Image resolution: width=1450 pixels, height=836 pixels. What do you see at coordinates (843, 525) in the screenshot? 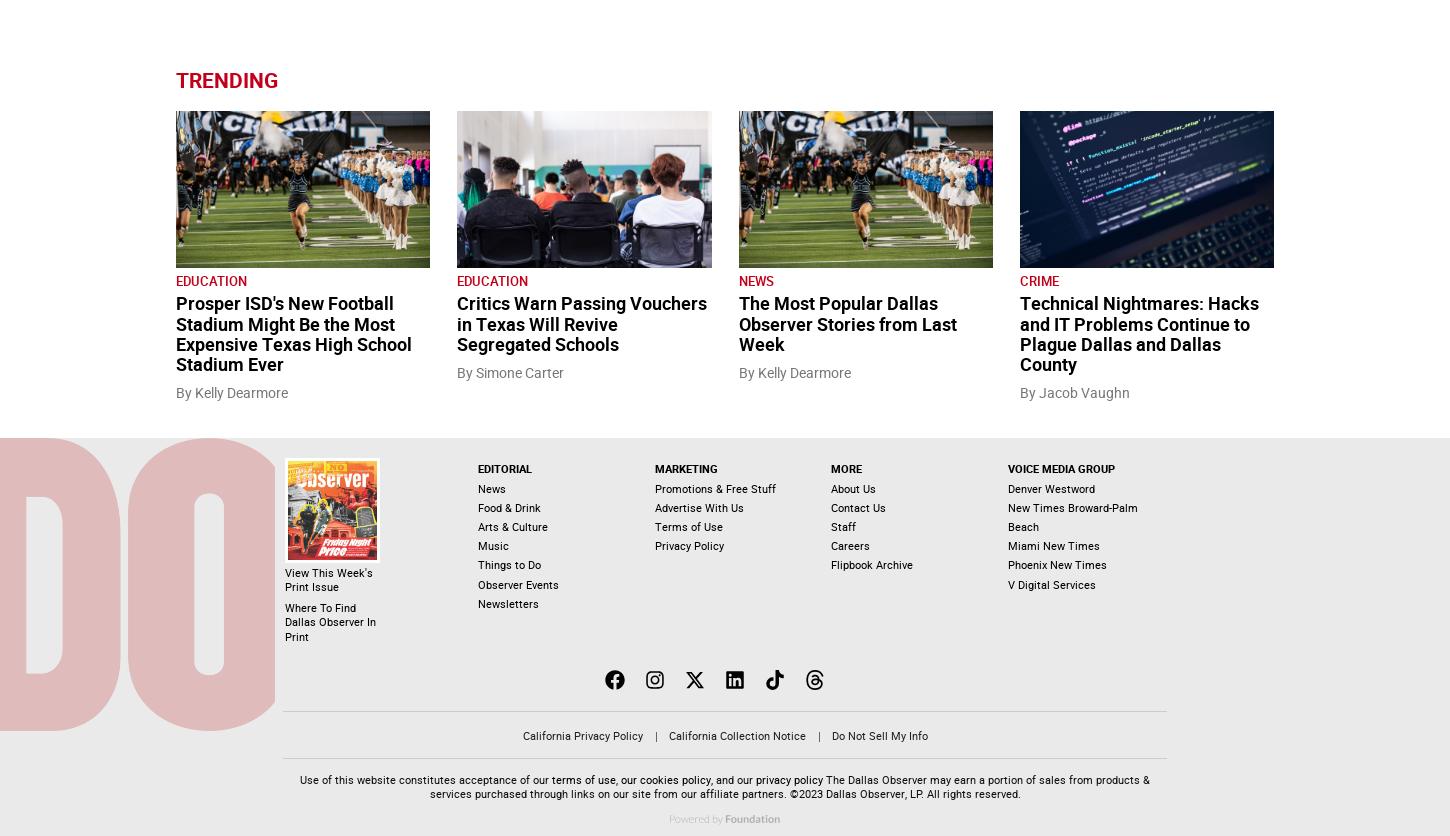
I see `'Staff'` at bounding box center [843, 525].